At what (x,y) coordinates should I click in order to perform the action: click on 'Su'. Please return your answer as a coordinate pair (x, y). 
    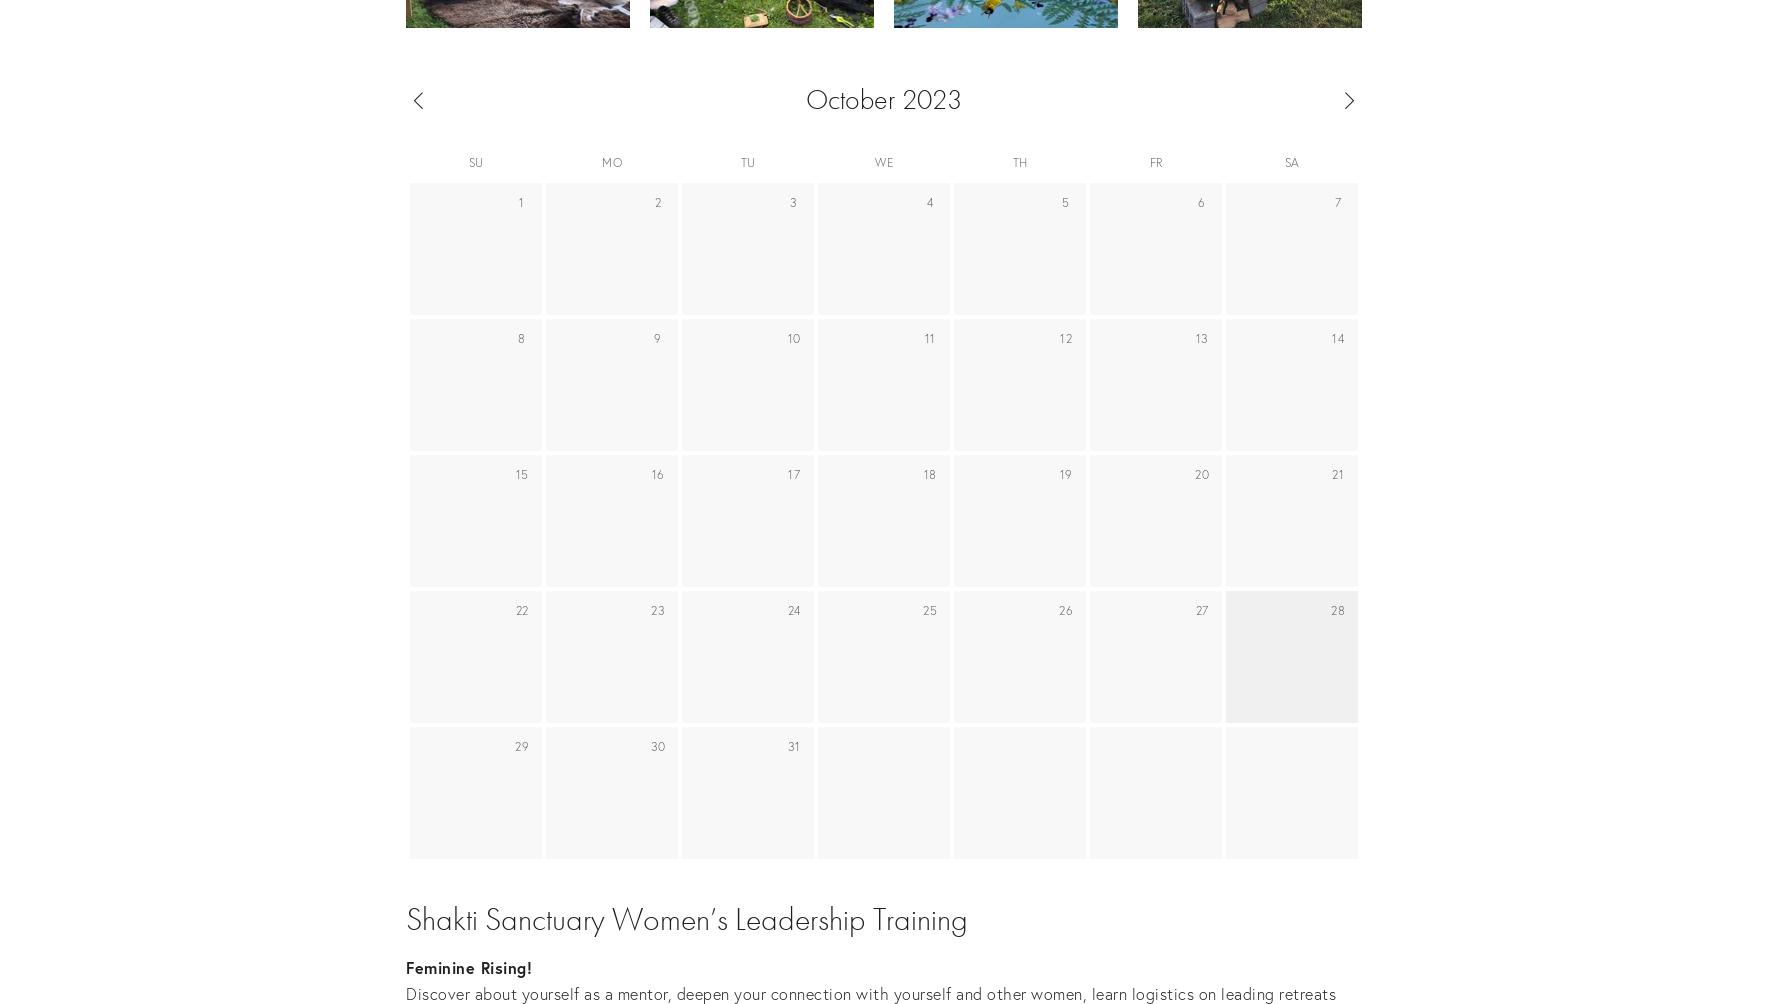
    Looking at the image, I should click on (466, 161).